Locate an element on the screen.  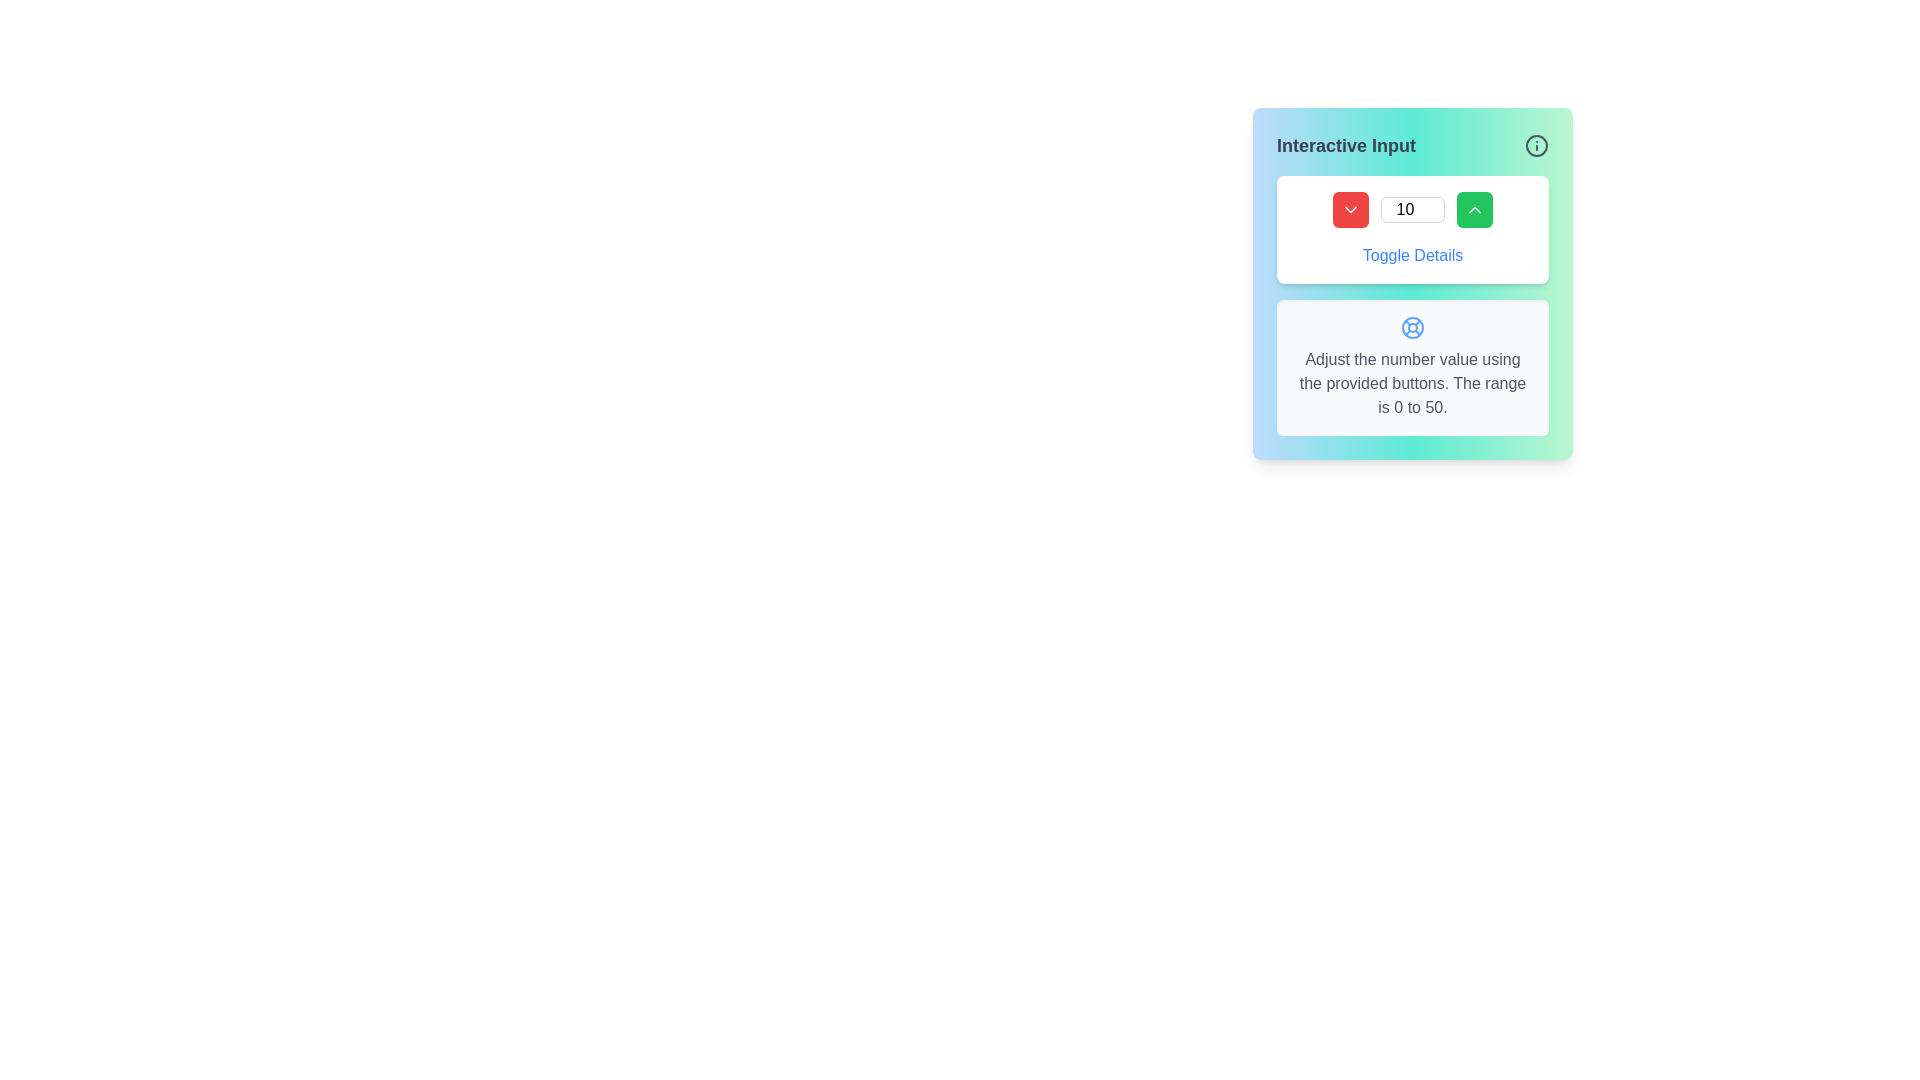
the information tooltip icon located in the top-right corner of the 'Interactive Input' header, next to its text is located at coordinates (1535, 145).